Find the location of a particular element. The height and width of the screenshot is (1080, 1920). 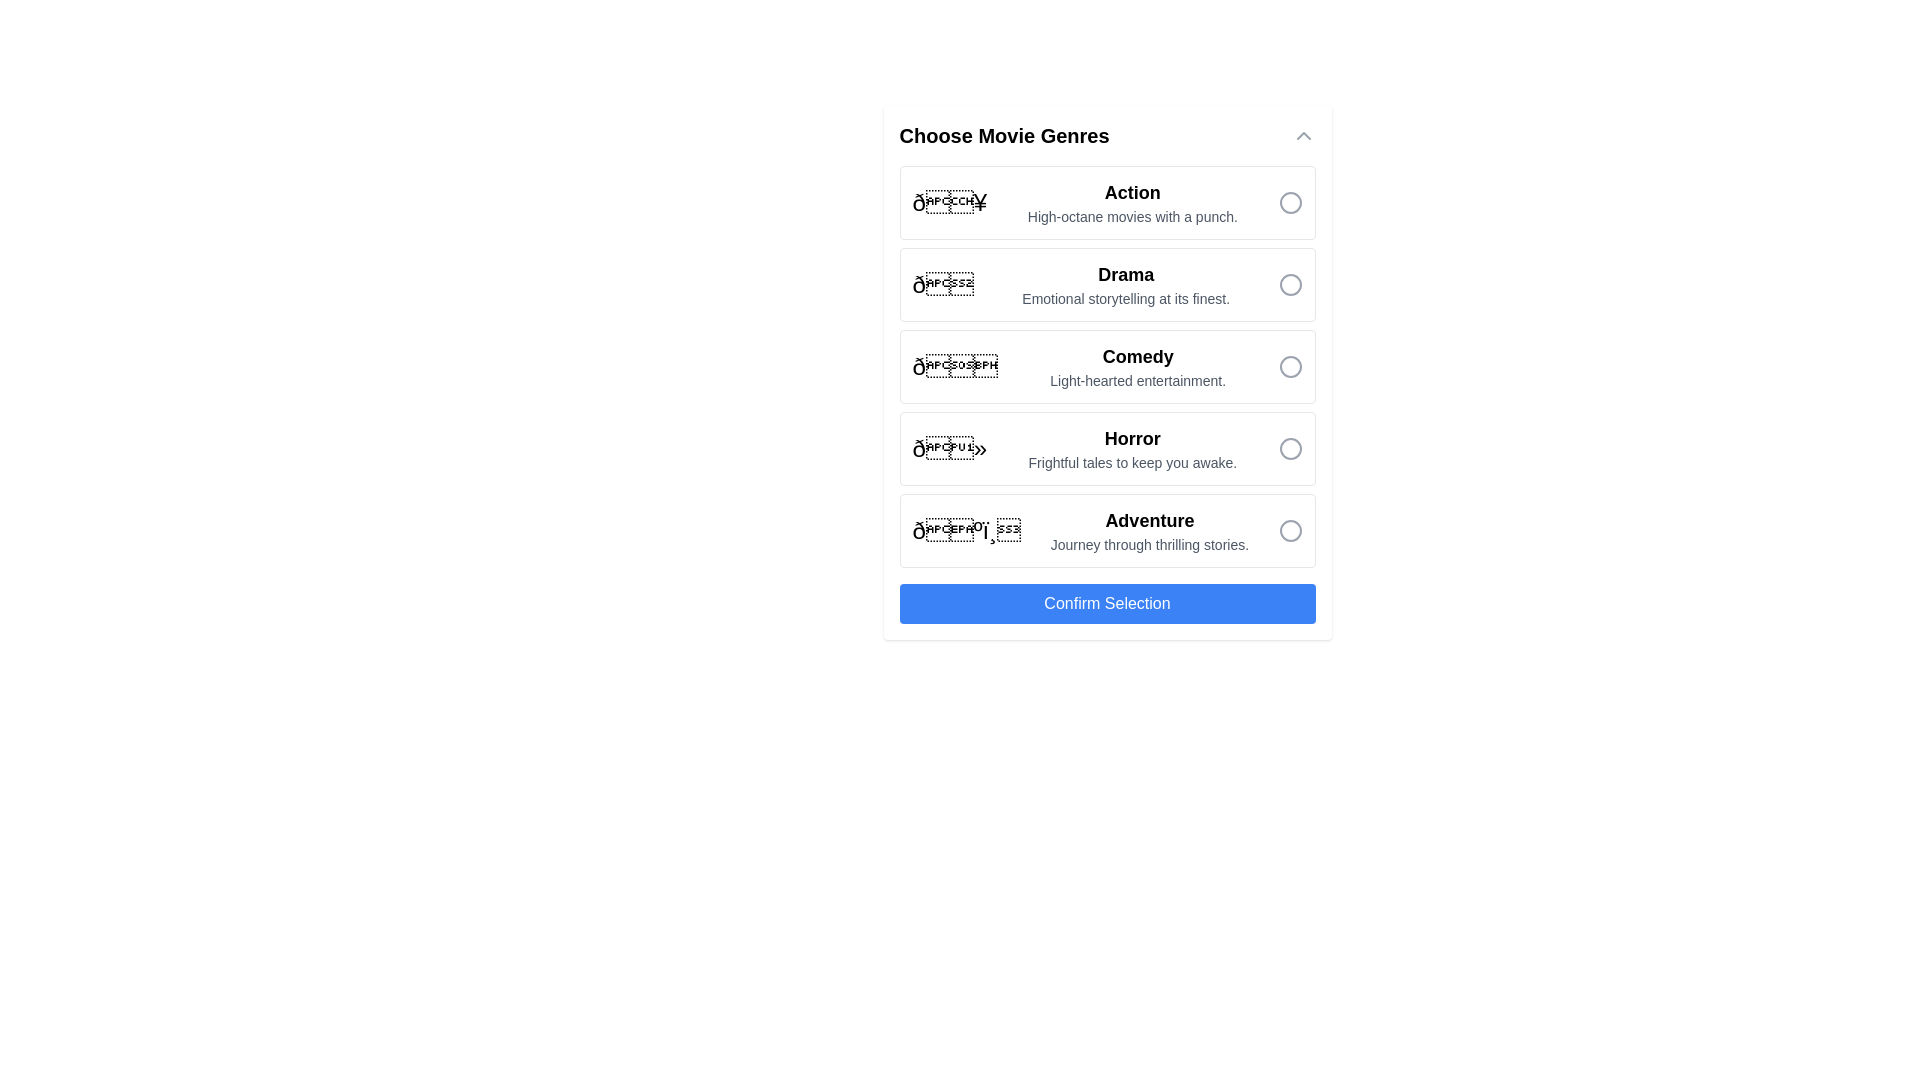

the Text Label that provides additional descriptive information for the 'Action' genre option in the movie genre selection menu, located beneath the bold title 'Action.' is located at coordinates (1132, 216).